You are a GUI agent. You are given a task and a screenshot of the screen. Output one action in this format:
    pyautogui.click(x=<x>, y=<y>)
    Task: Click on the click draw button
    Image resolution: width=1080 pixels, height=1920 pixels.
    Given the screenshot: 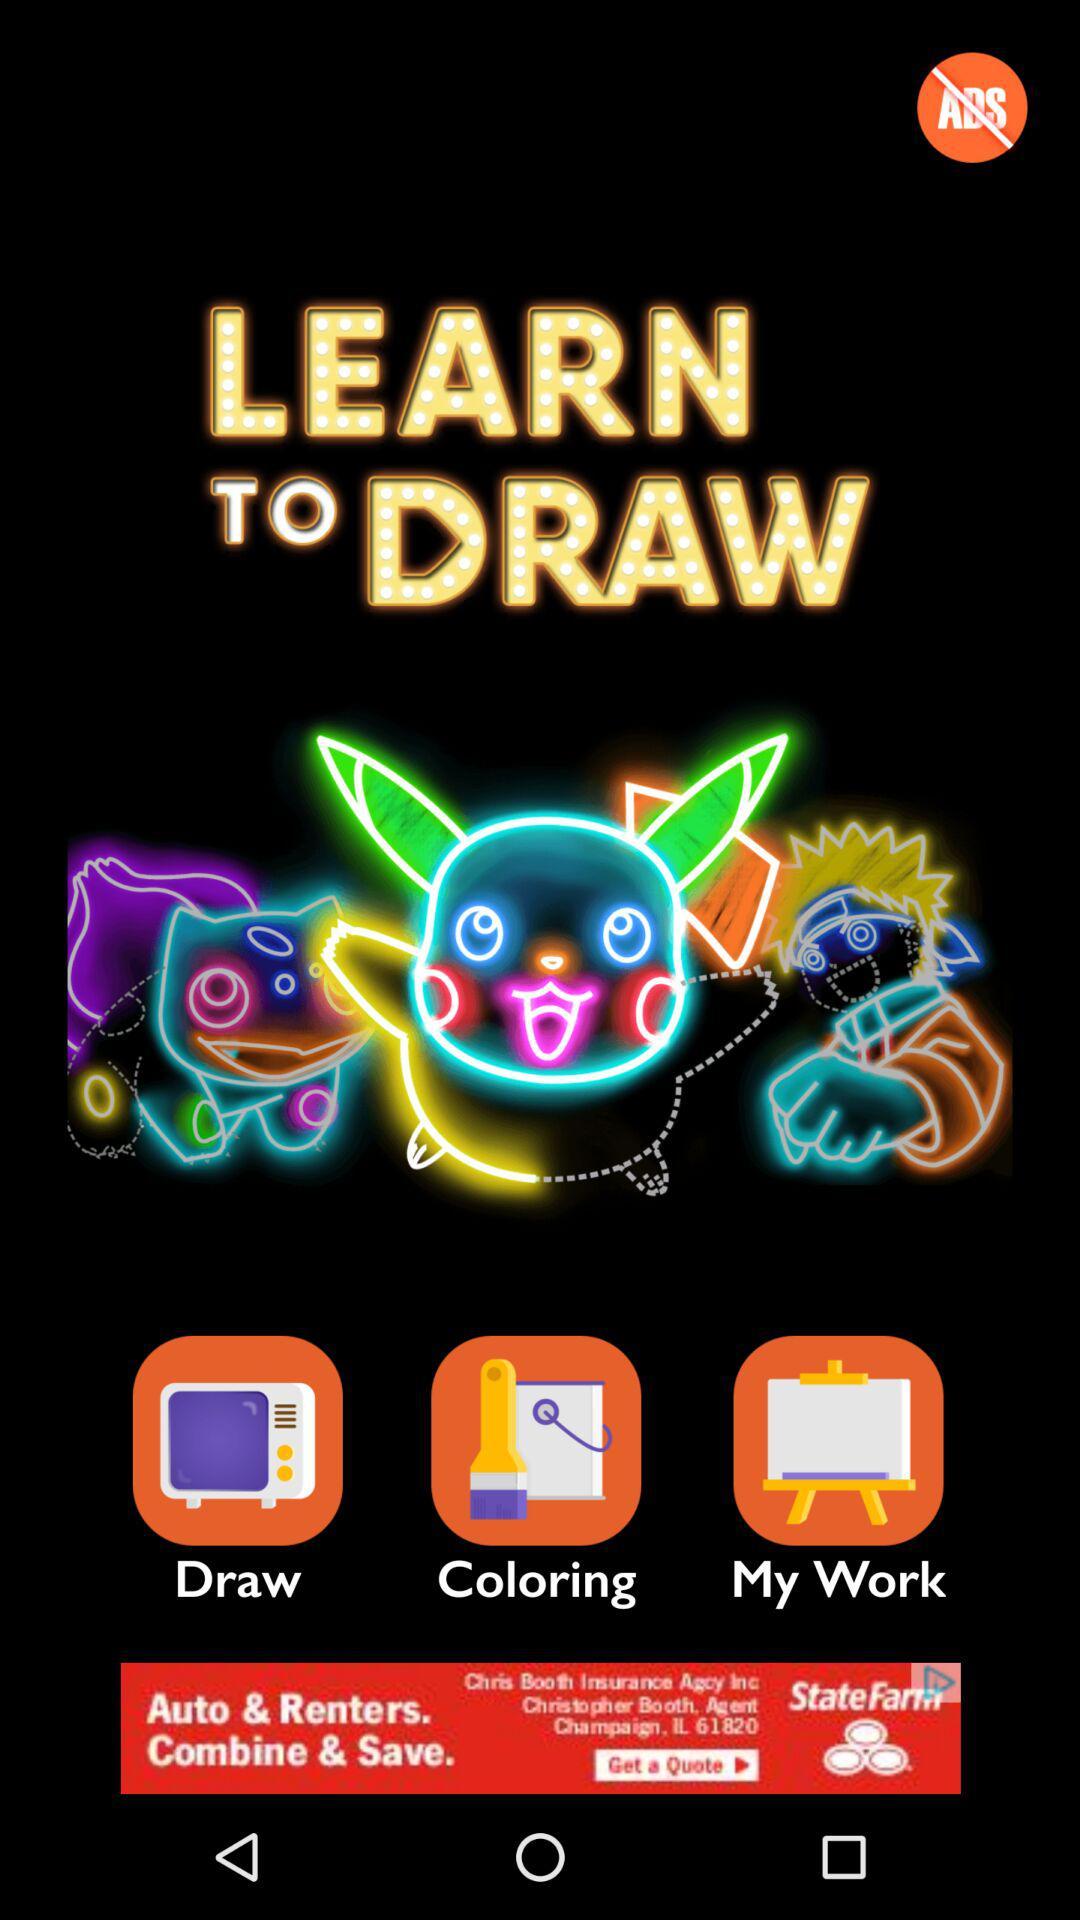 What is the action you would take?
    pyautogui.click(x=236, y=1441)
    